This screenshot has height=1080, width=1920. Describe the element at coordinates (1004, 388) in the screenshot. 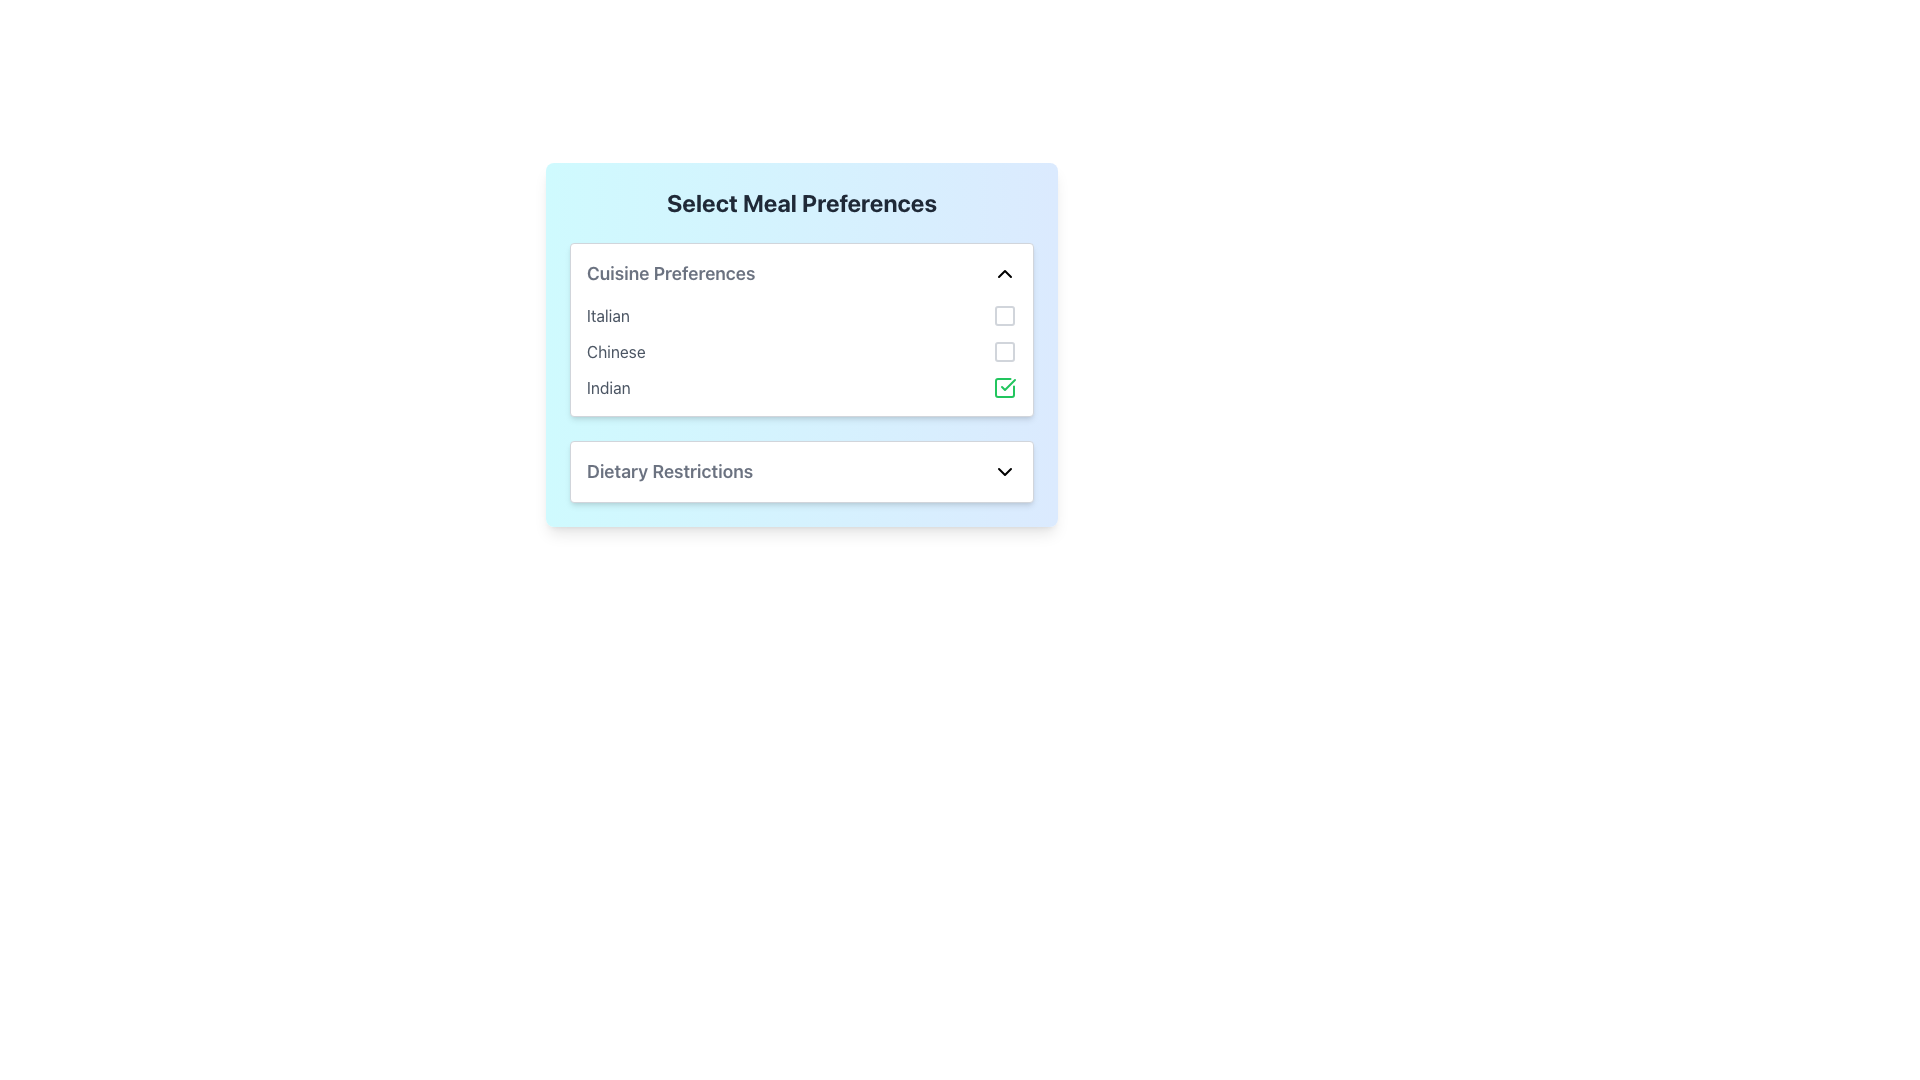

I see `the active green checkbox icon located to the right of the 'Indian' cuisine preference` at that location.